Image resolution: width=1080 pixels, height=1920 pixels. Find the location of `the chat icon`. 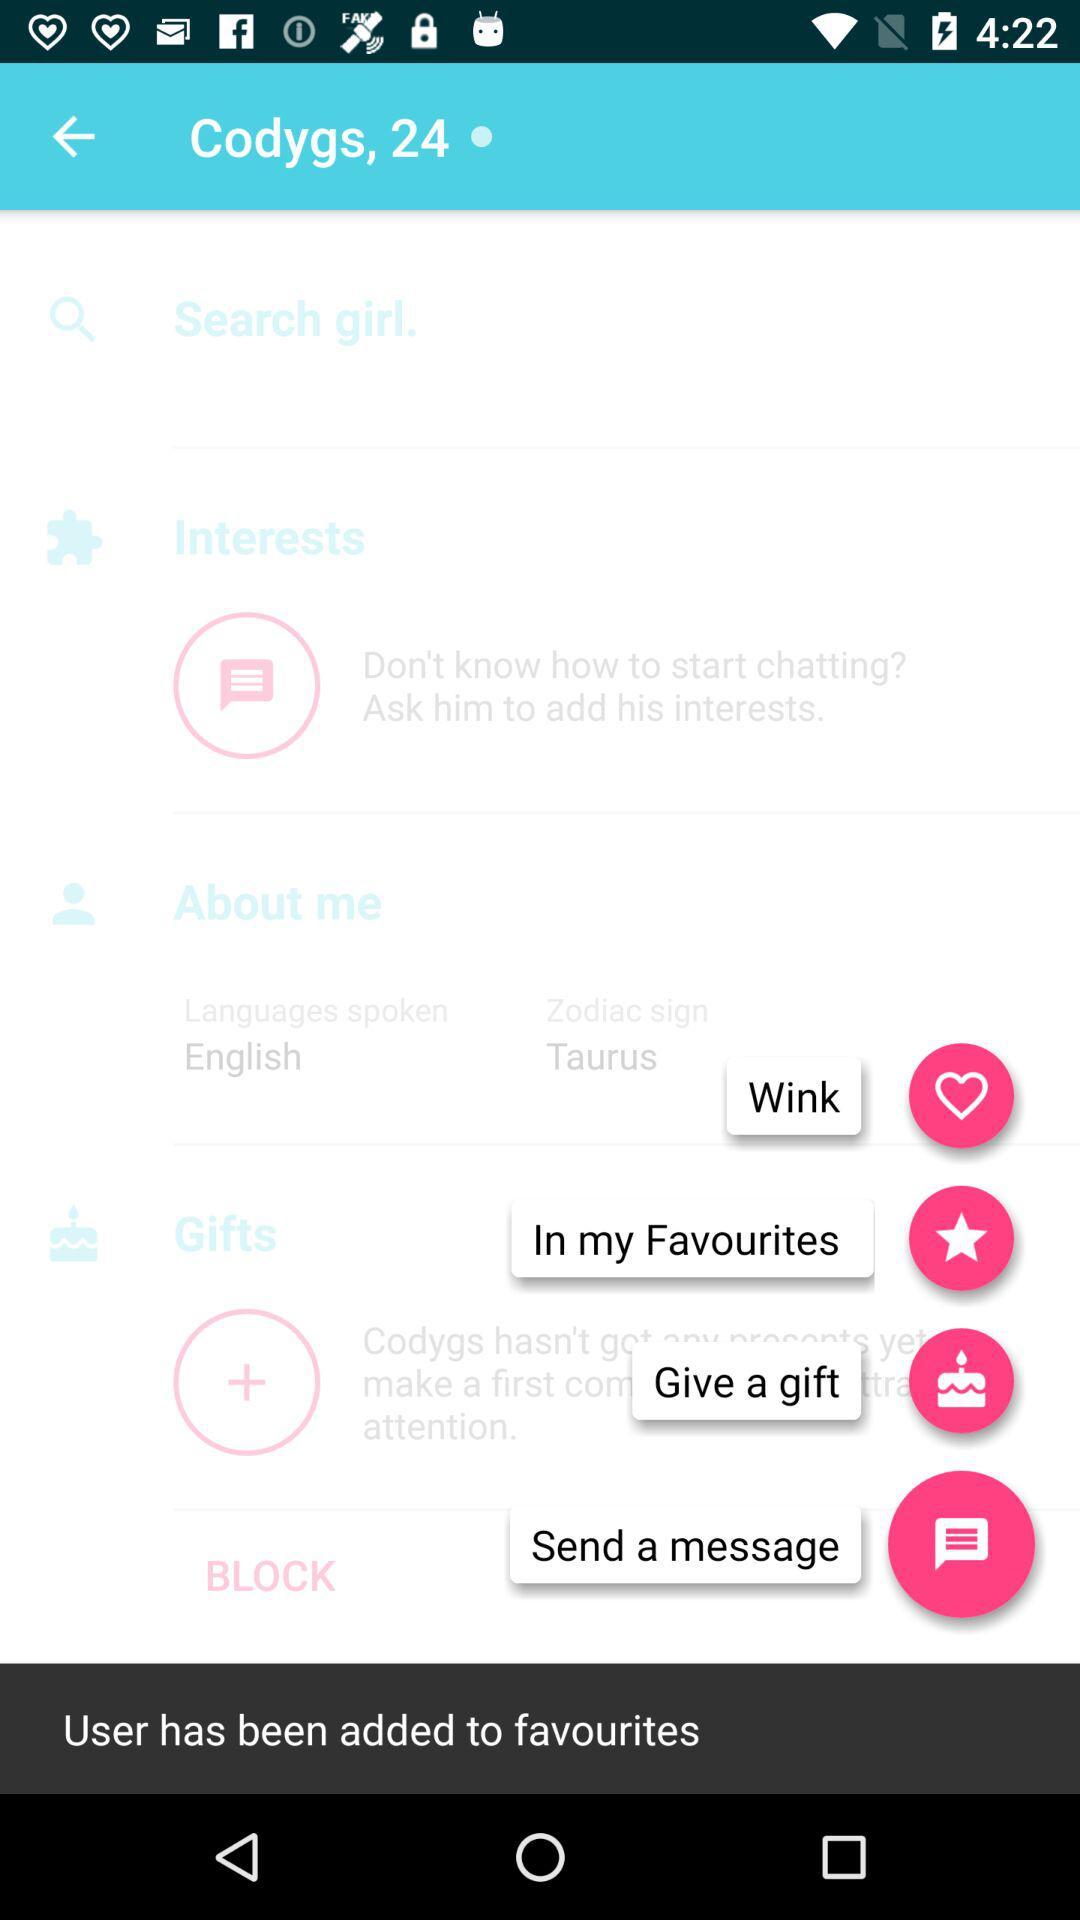

the chat icon is located at coordinates (245, 685).